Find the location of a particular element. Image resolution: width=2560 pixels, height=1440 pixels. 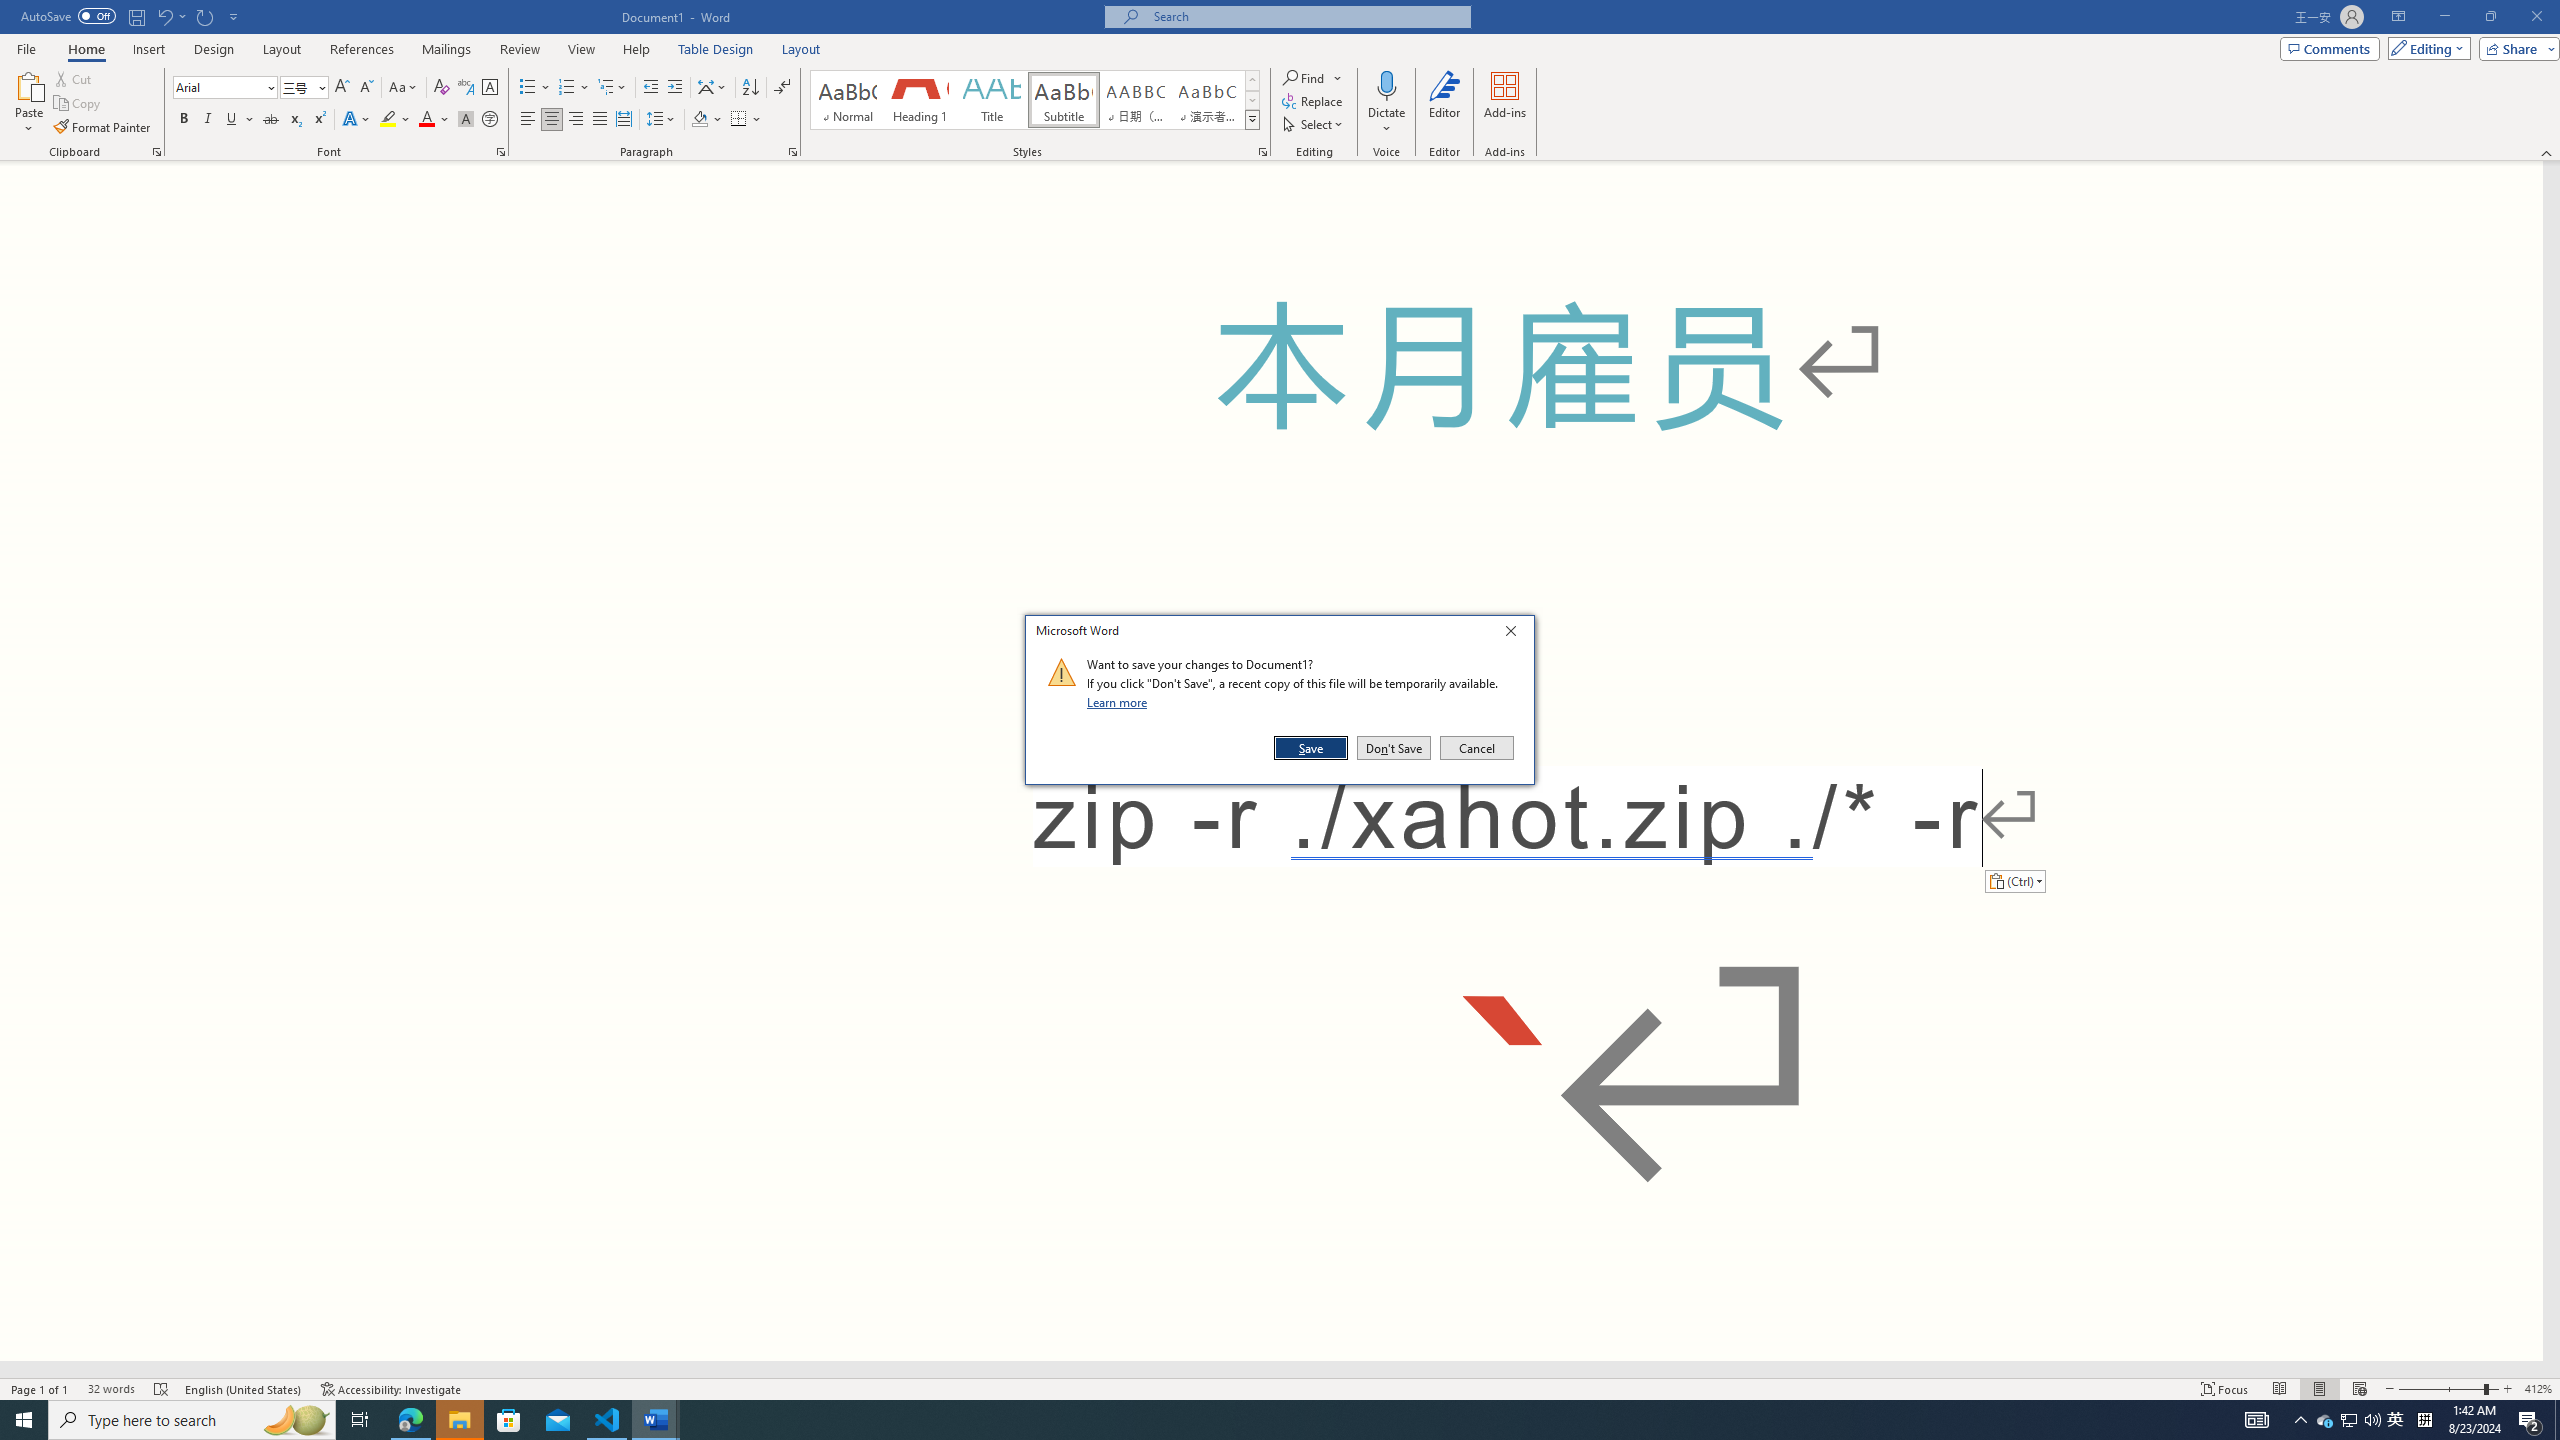

'Mailings' is located at coordinates (445, 49).